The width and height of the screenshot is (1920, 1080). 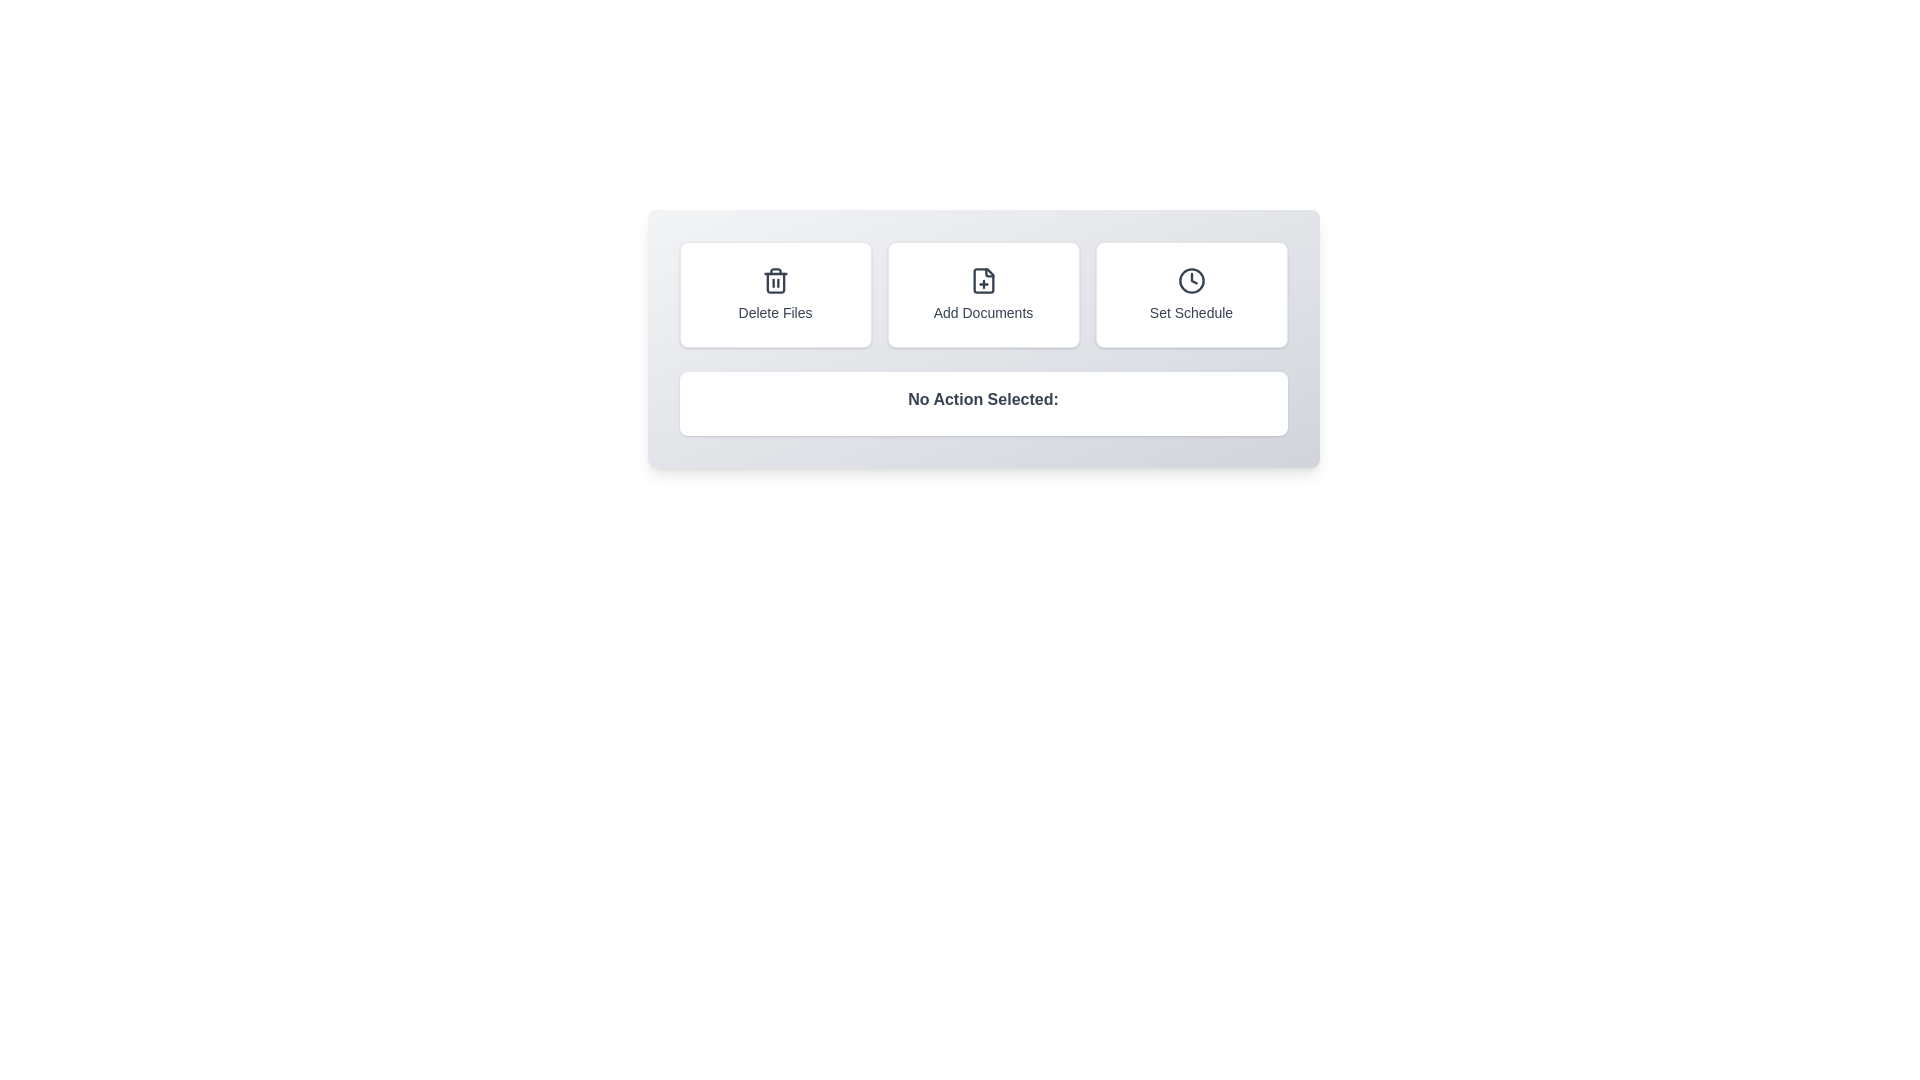 What do you see at coordinates (983, 294) in the screenshot?
I see `the middle button in the grid layout used for adding documents` at bounding box center [983, 294].